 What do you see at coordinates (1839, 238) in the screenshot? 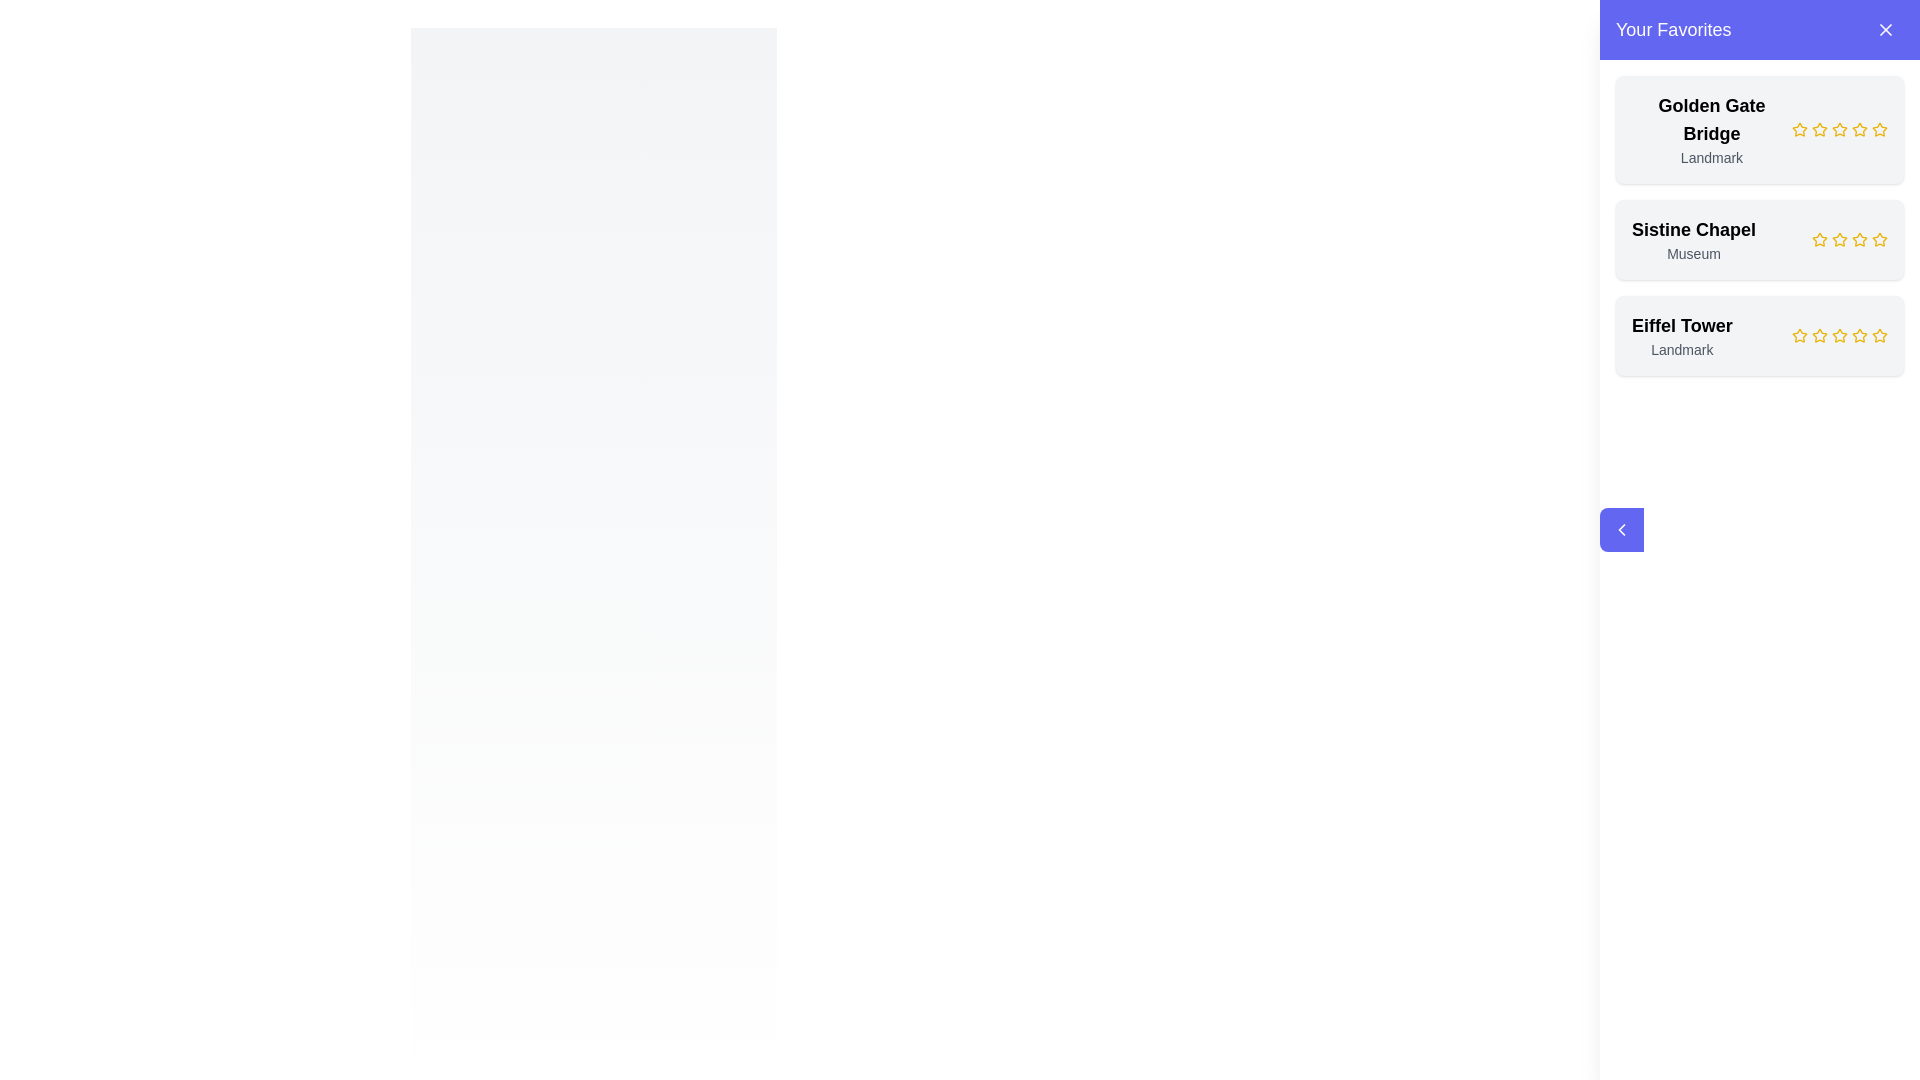
I see `the third star icon in the rating system within the 'Sistine Chapel' card in the 'Your Favorites' section` at bounding box center [1839, 238].